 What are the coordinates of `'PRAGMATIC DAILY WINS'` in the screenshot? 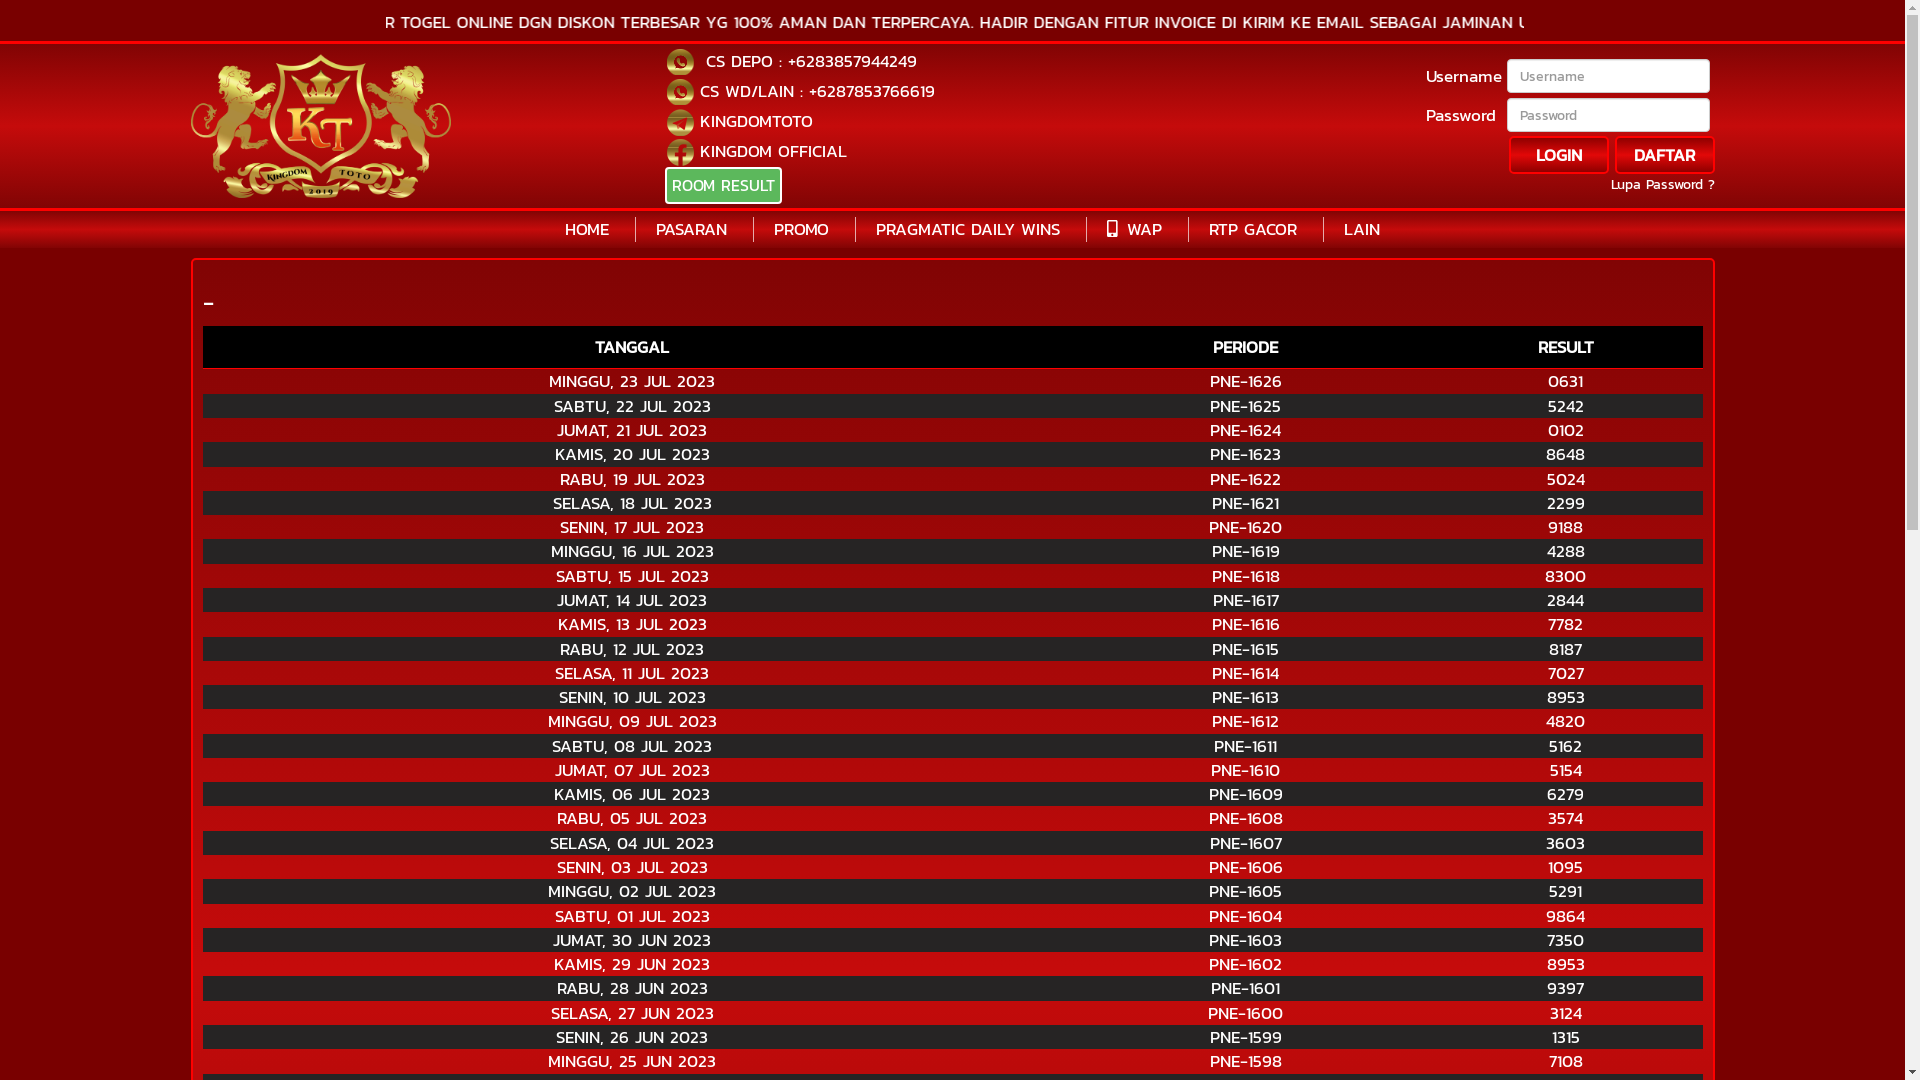 It's located at (968, 227).